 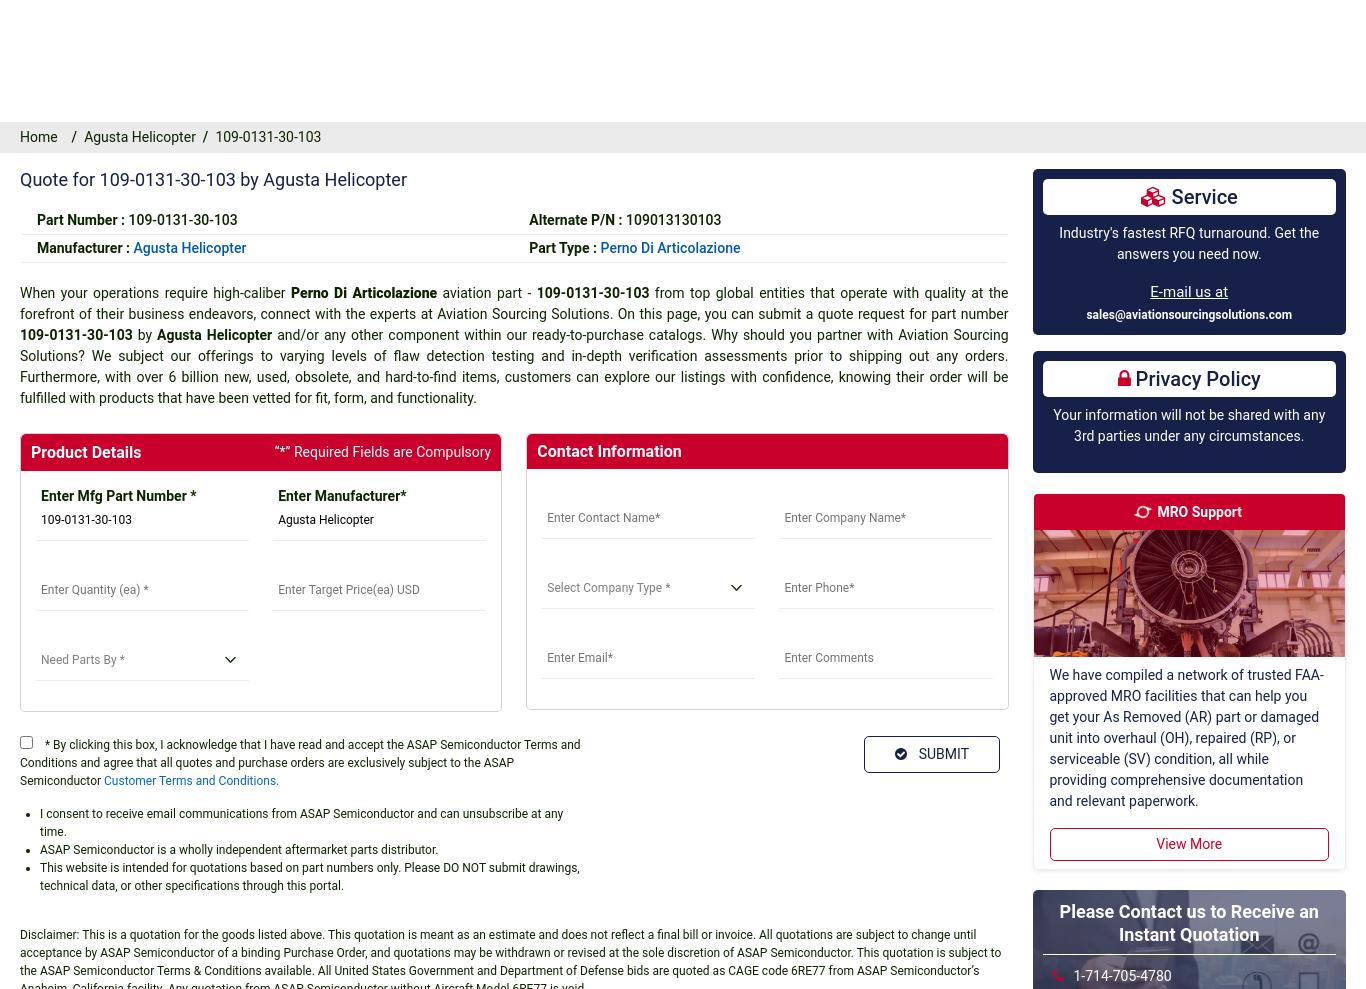 What do you see at coordinates (290, 830) in the screenshot?
I see `'NO CHINA SOURCING Pledge'` at bounding box center [290, 830].